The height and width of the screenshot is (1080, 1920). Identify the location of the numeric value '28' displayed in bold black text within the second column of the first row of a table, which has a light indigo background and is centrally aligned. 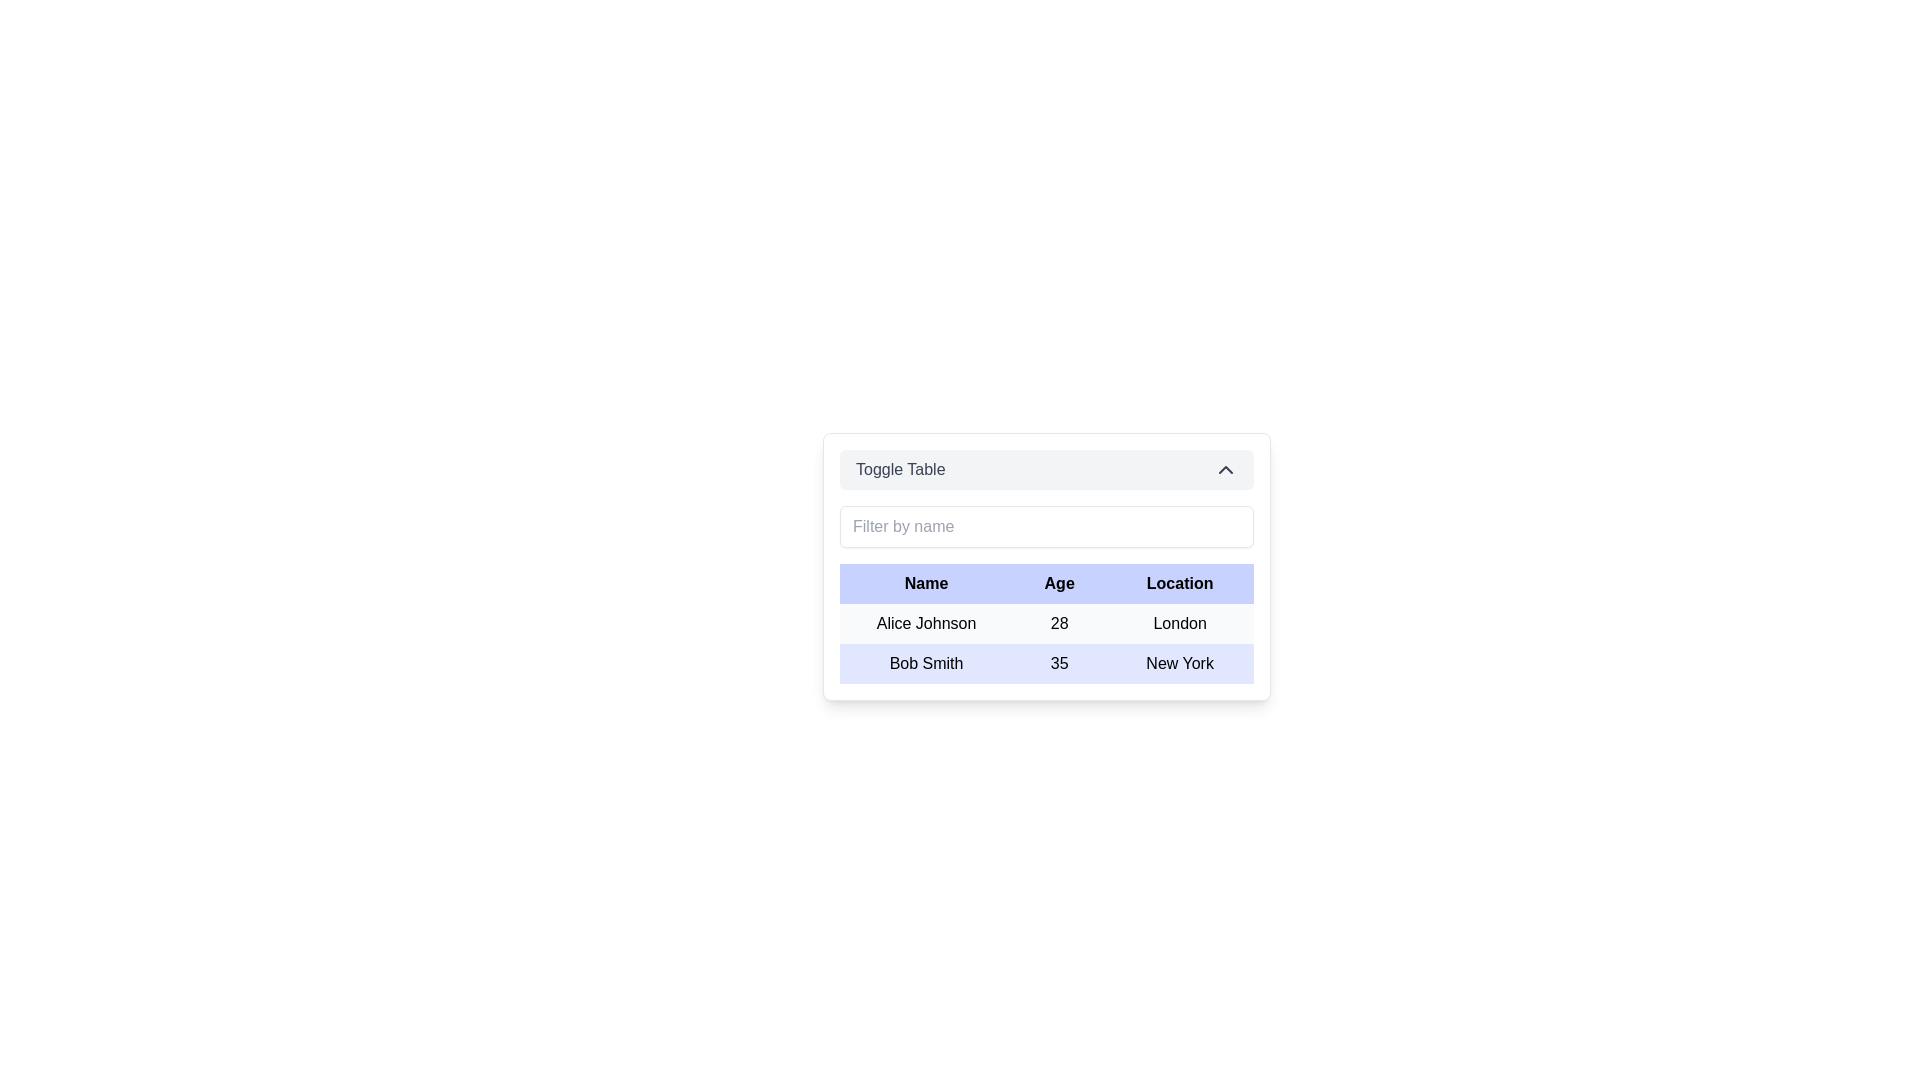
(1058, 623).